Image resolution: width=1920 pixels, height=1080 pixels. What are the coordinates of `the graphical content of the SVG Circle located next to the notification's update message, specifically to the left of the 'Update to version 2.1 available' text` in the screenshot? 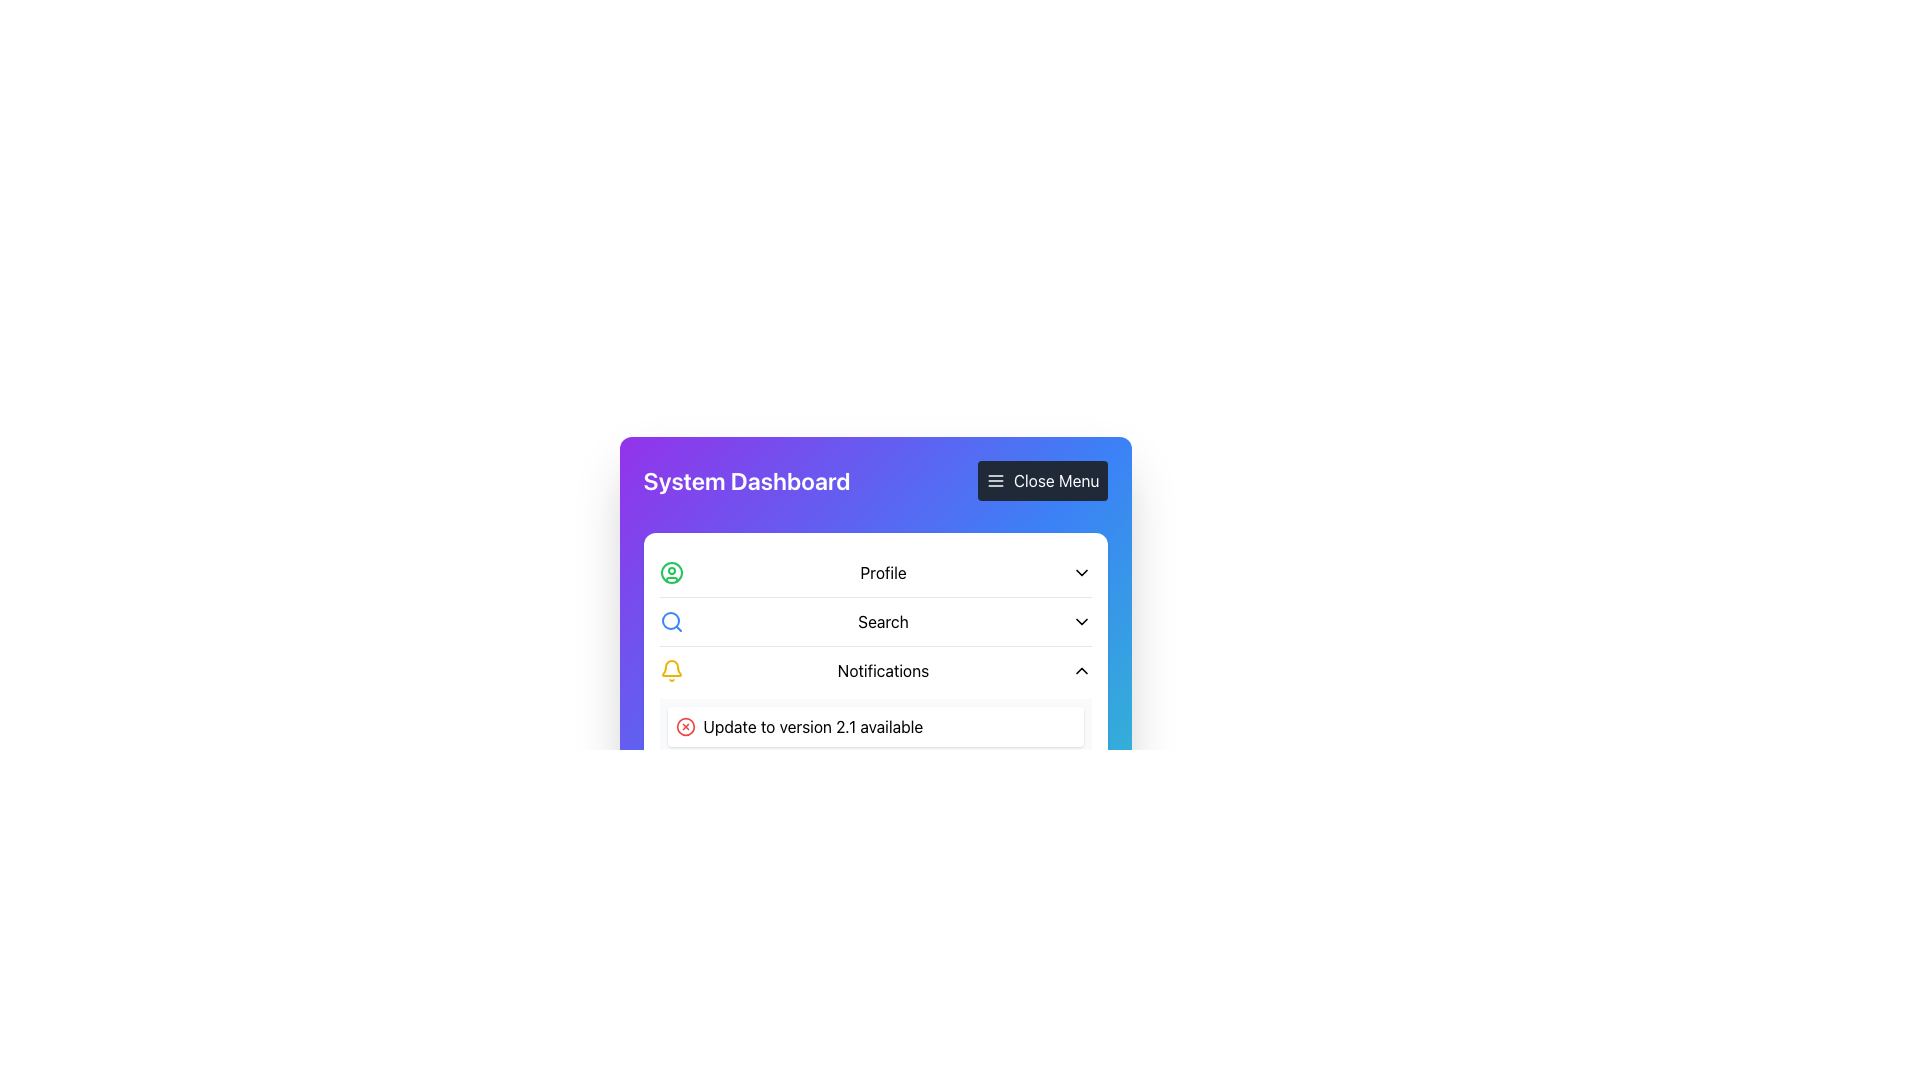 It's located at (685, 726).